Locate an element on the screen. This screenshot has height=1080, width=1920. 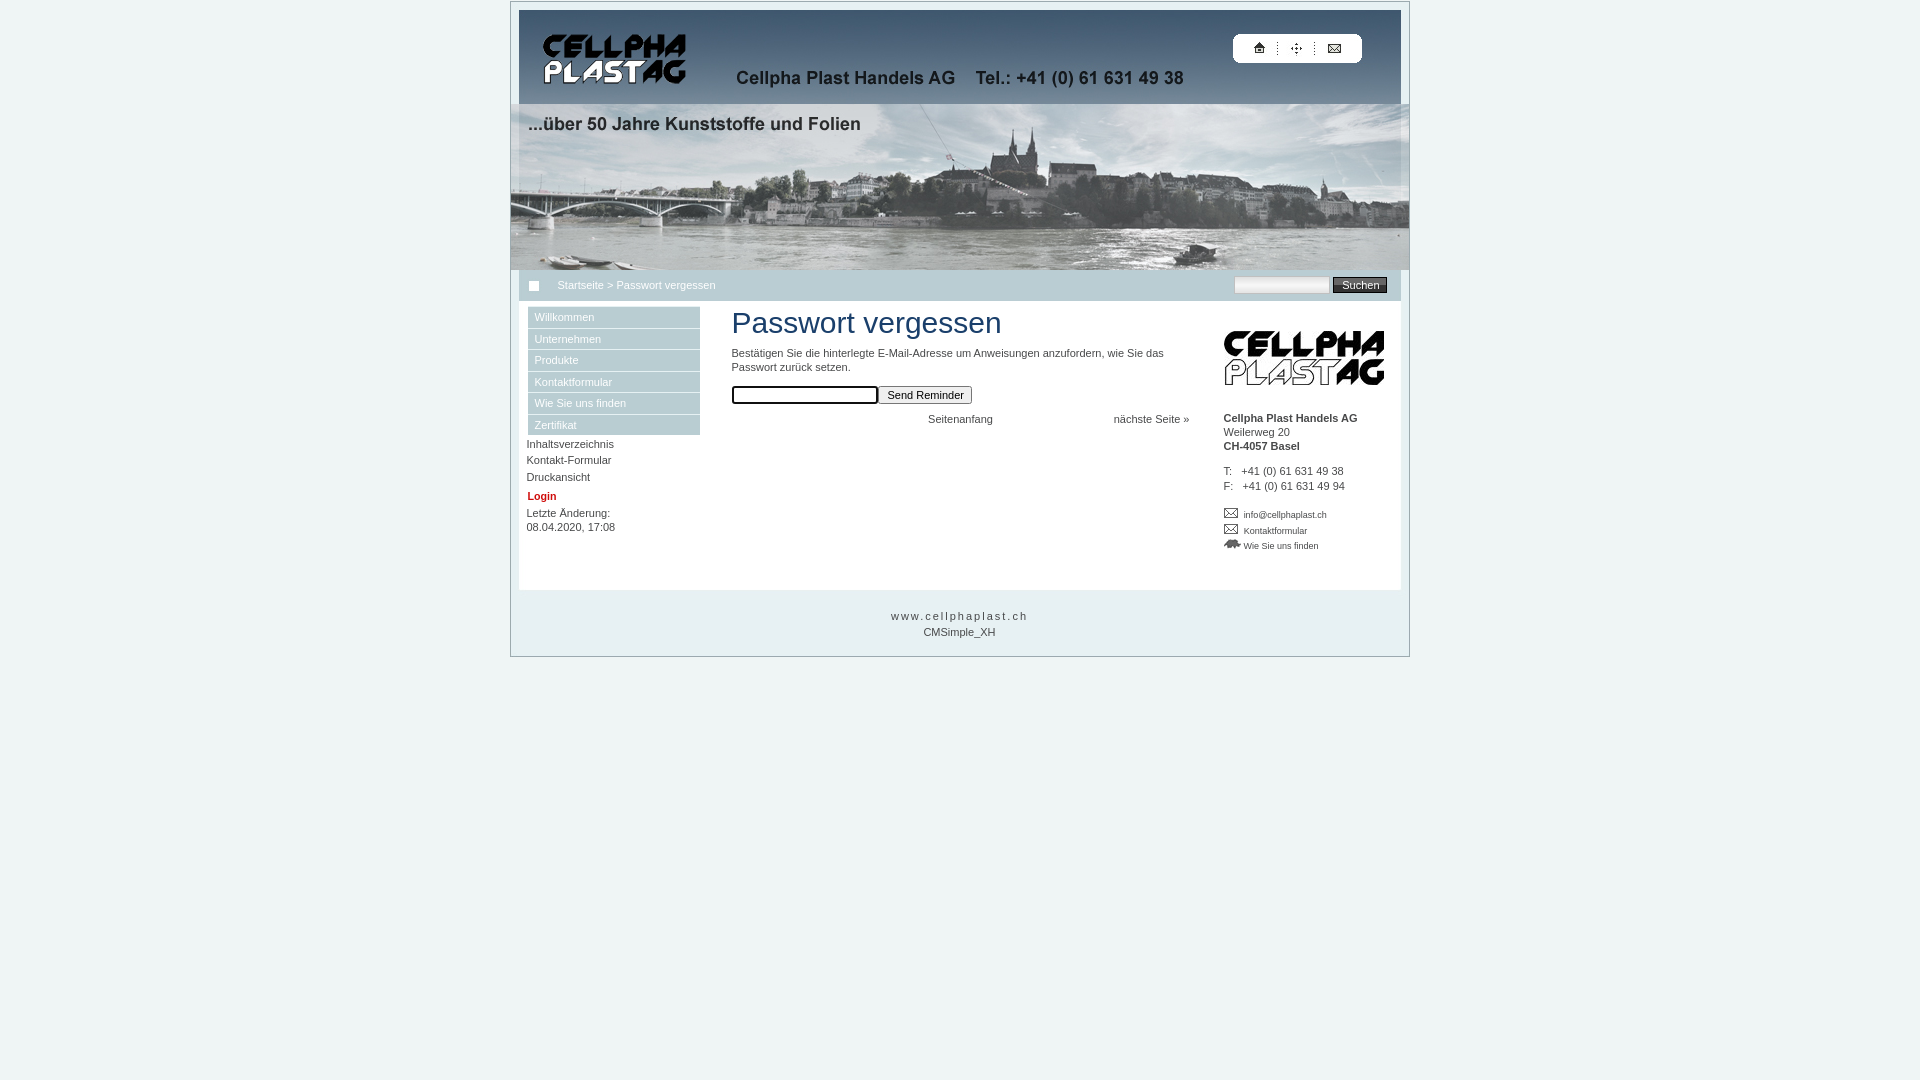
'Zertifikat' is located at coordinates (528, 423).